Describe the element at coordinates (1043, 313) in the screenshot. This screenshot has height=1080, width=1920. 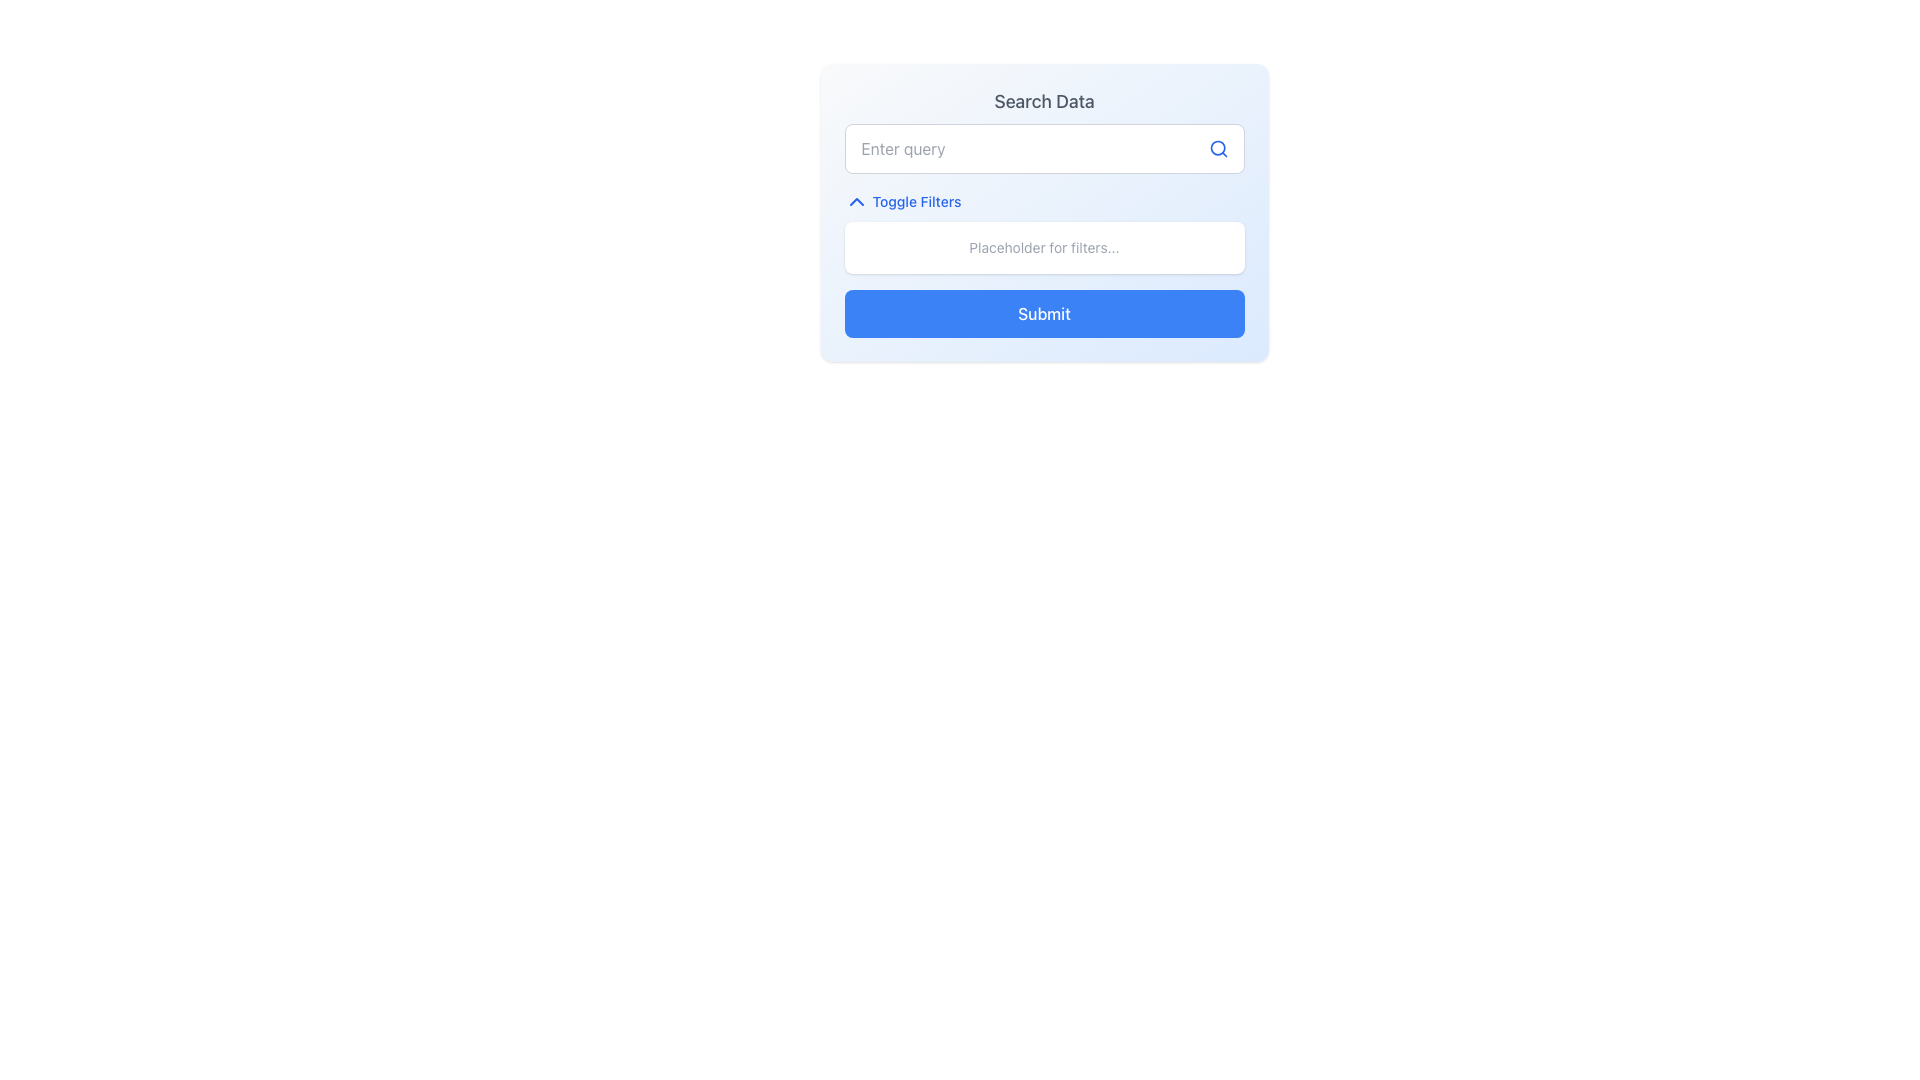
I see `the 'Submit' button, which is a bright blue rectangular button with white text, located at the bottom of the form` at that location.